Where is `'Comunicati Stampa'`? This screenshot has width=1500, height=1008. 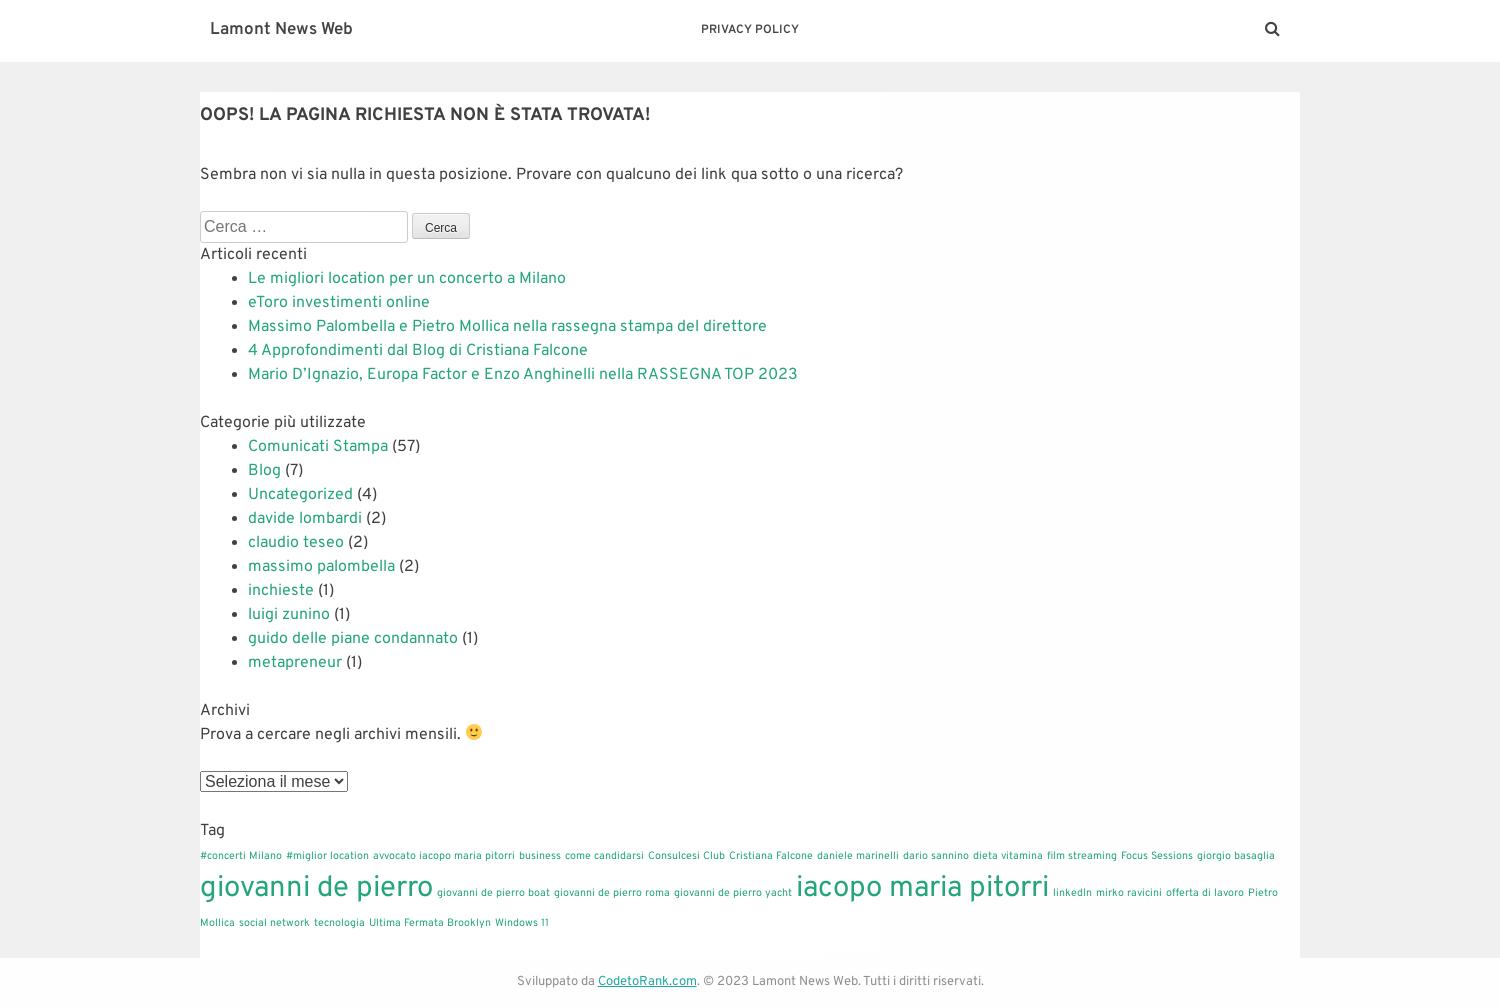 'Comunicati Stampa' is located at coordinates (317, 446).